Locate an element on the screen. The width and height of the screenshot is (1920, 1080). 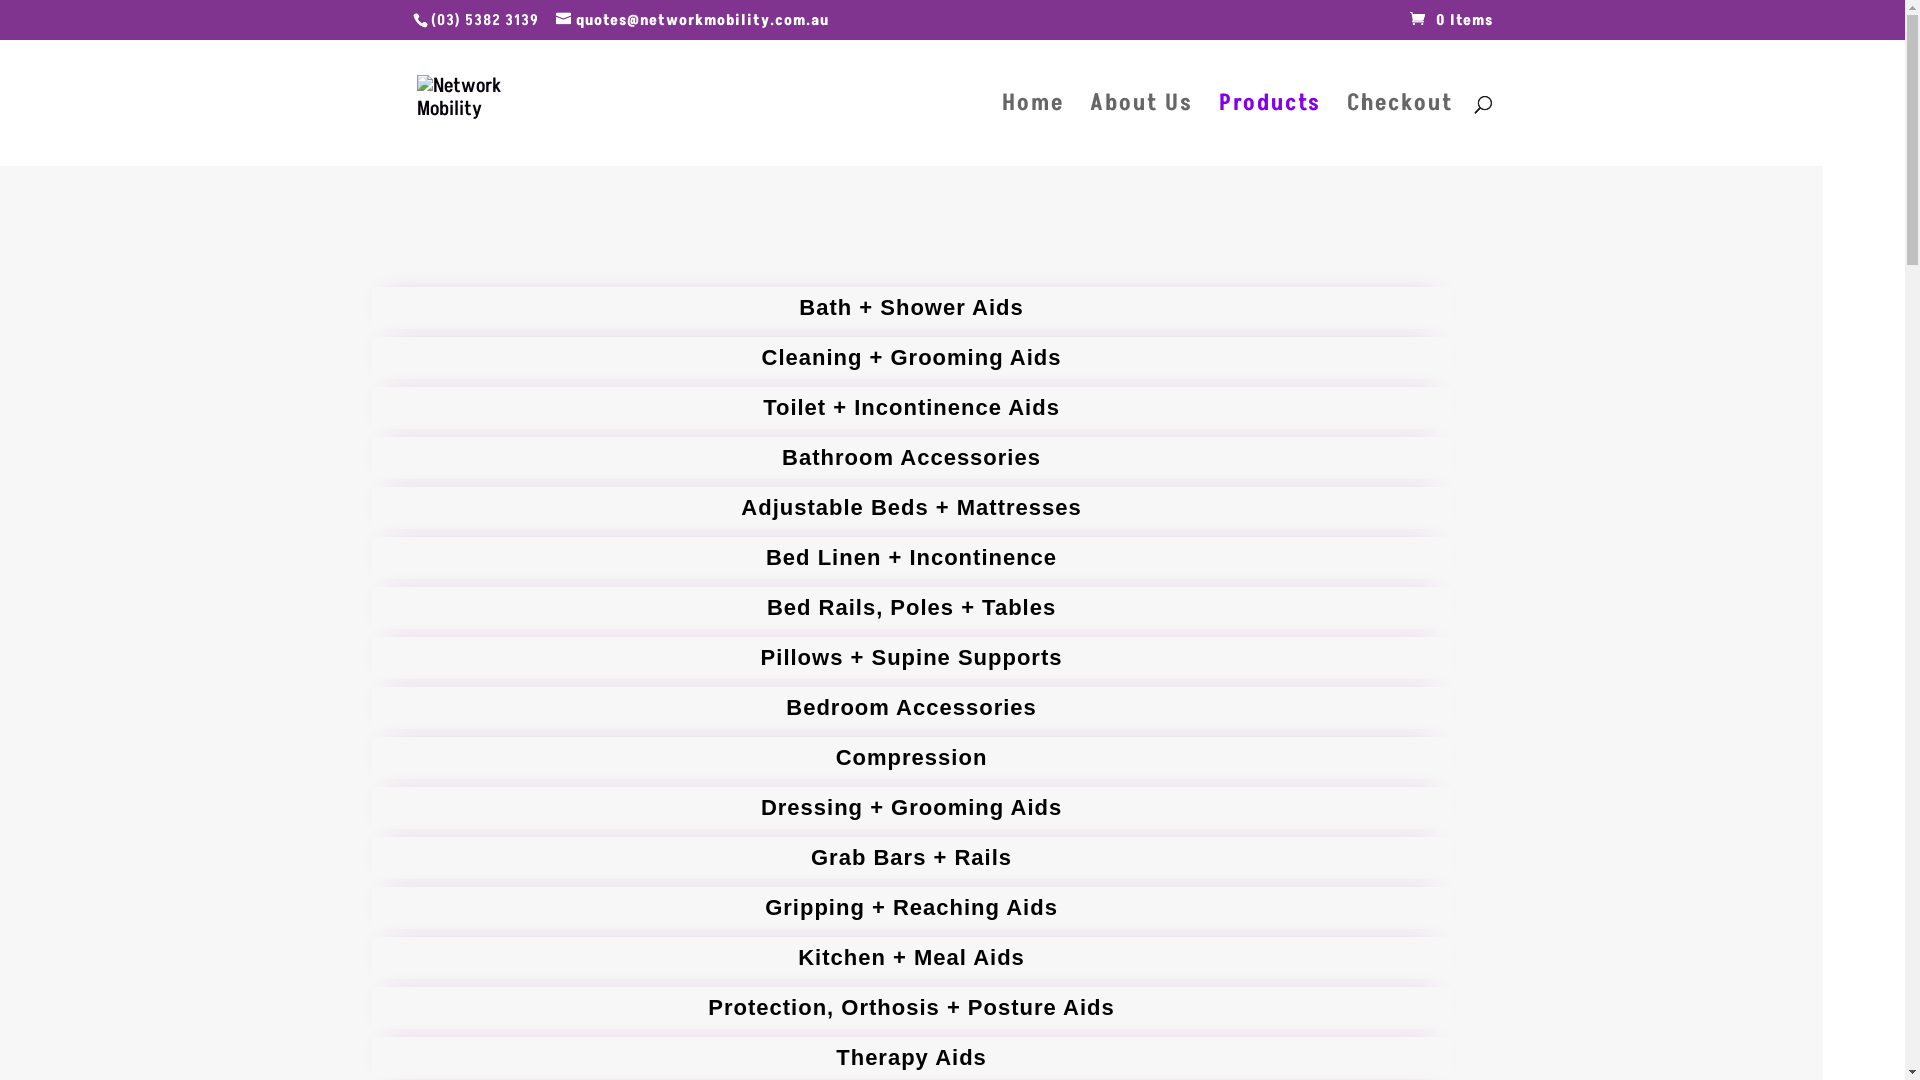
'Bedroom Accessories' is located at coordinates (911, 707).